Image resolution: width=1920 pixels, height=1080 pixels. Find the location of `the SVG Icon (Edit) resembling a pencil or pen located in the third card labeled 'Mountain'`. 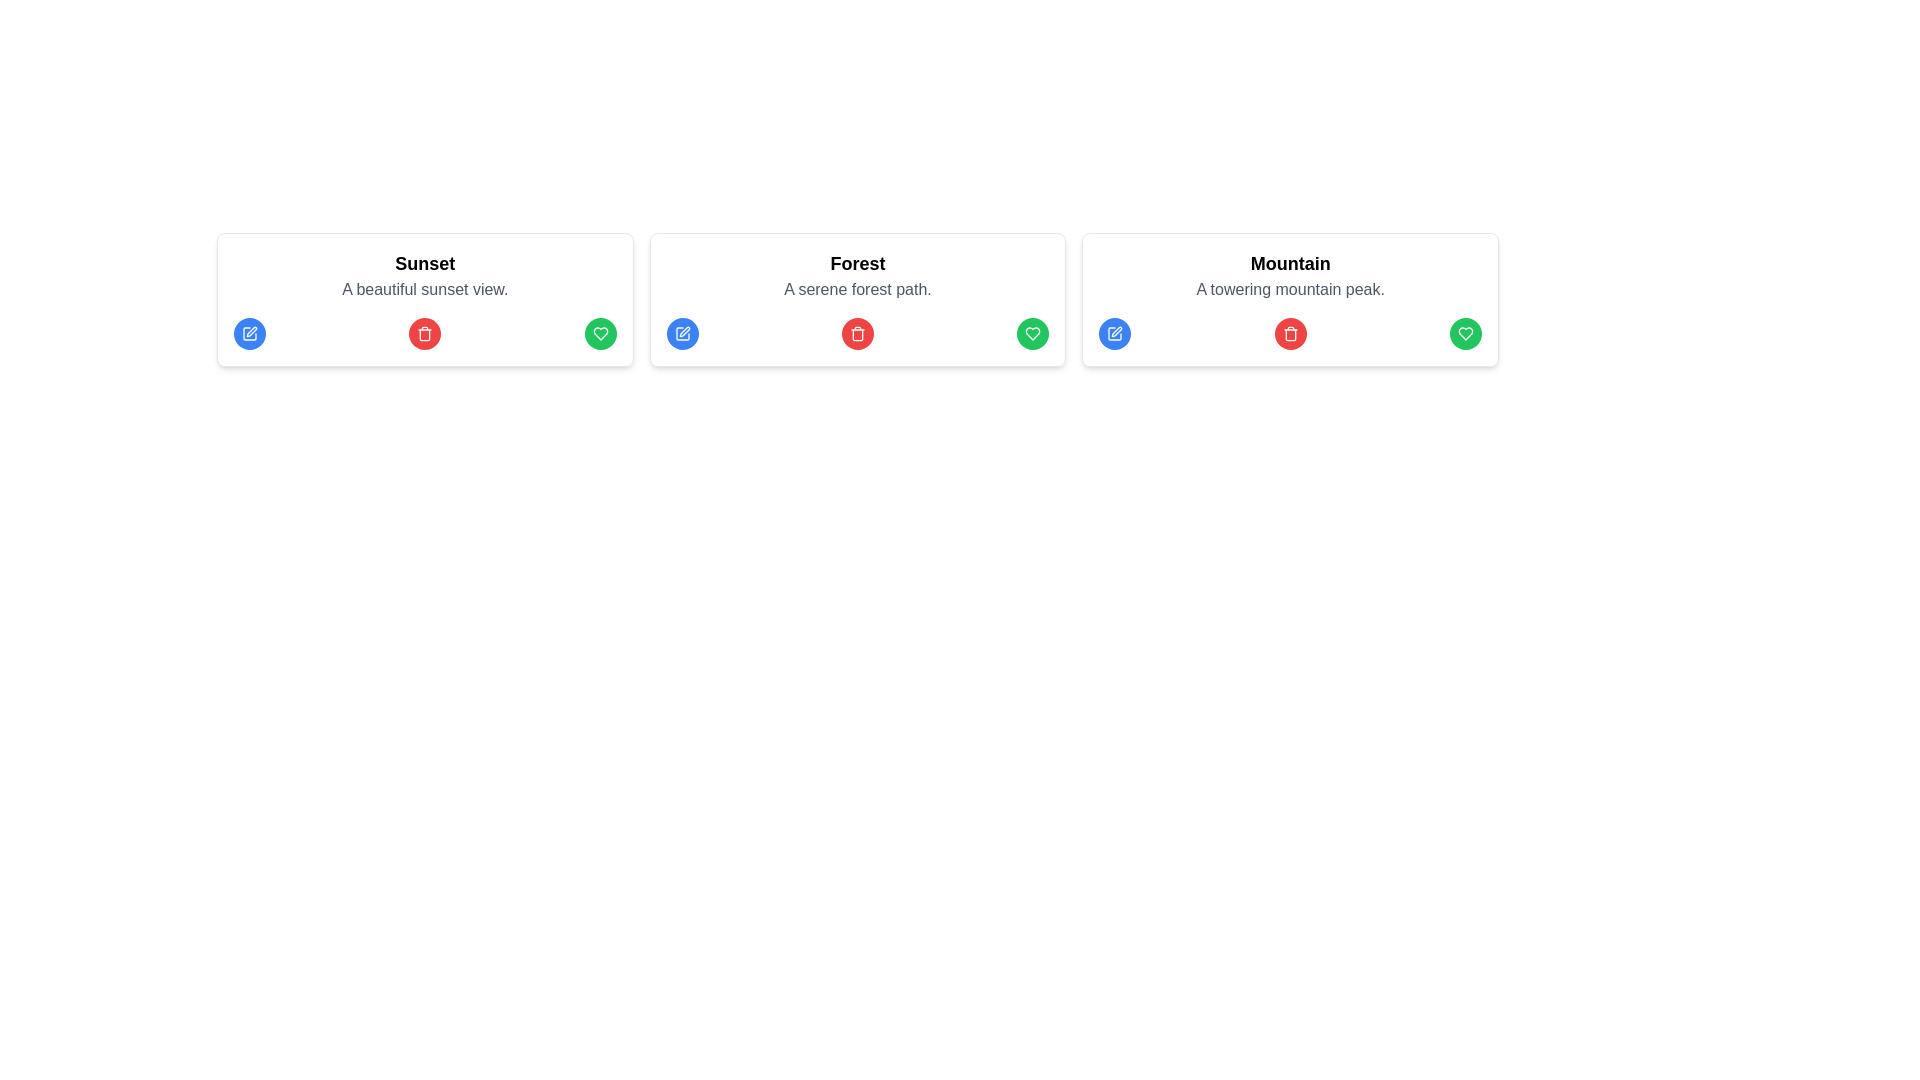

the SVG Icon (Edit) resembling a pencil or pen located in the third card labeled 'Mountain' is located at coordinates (1116, 330).